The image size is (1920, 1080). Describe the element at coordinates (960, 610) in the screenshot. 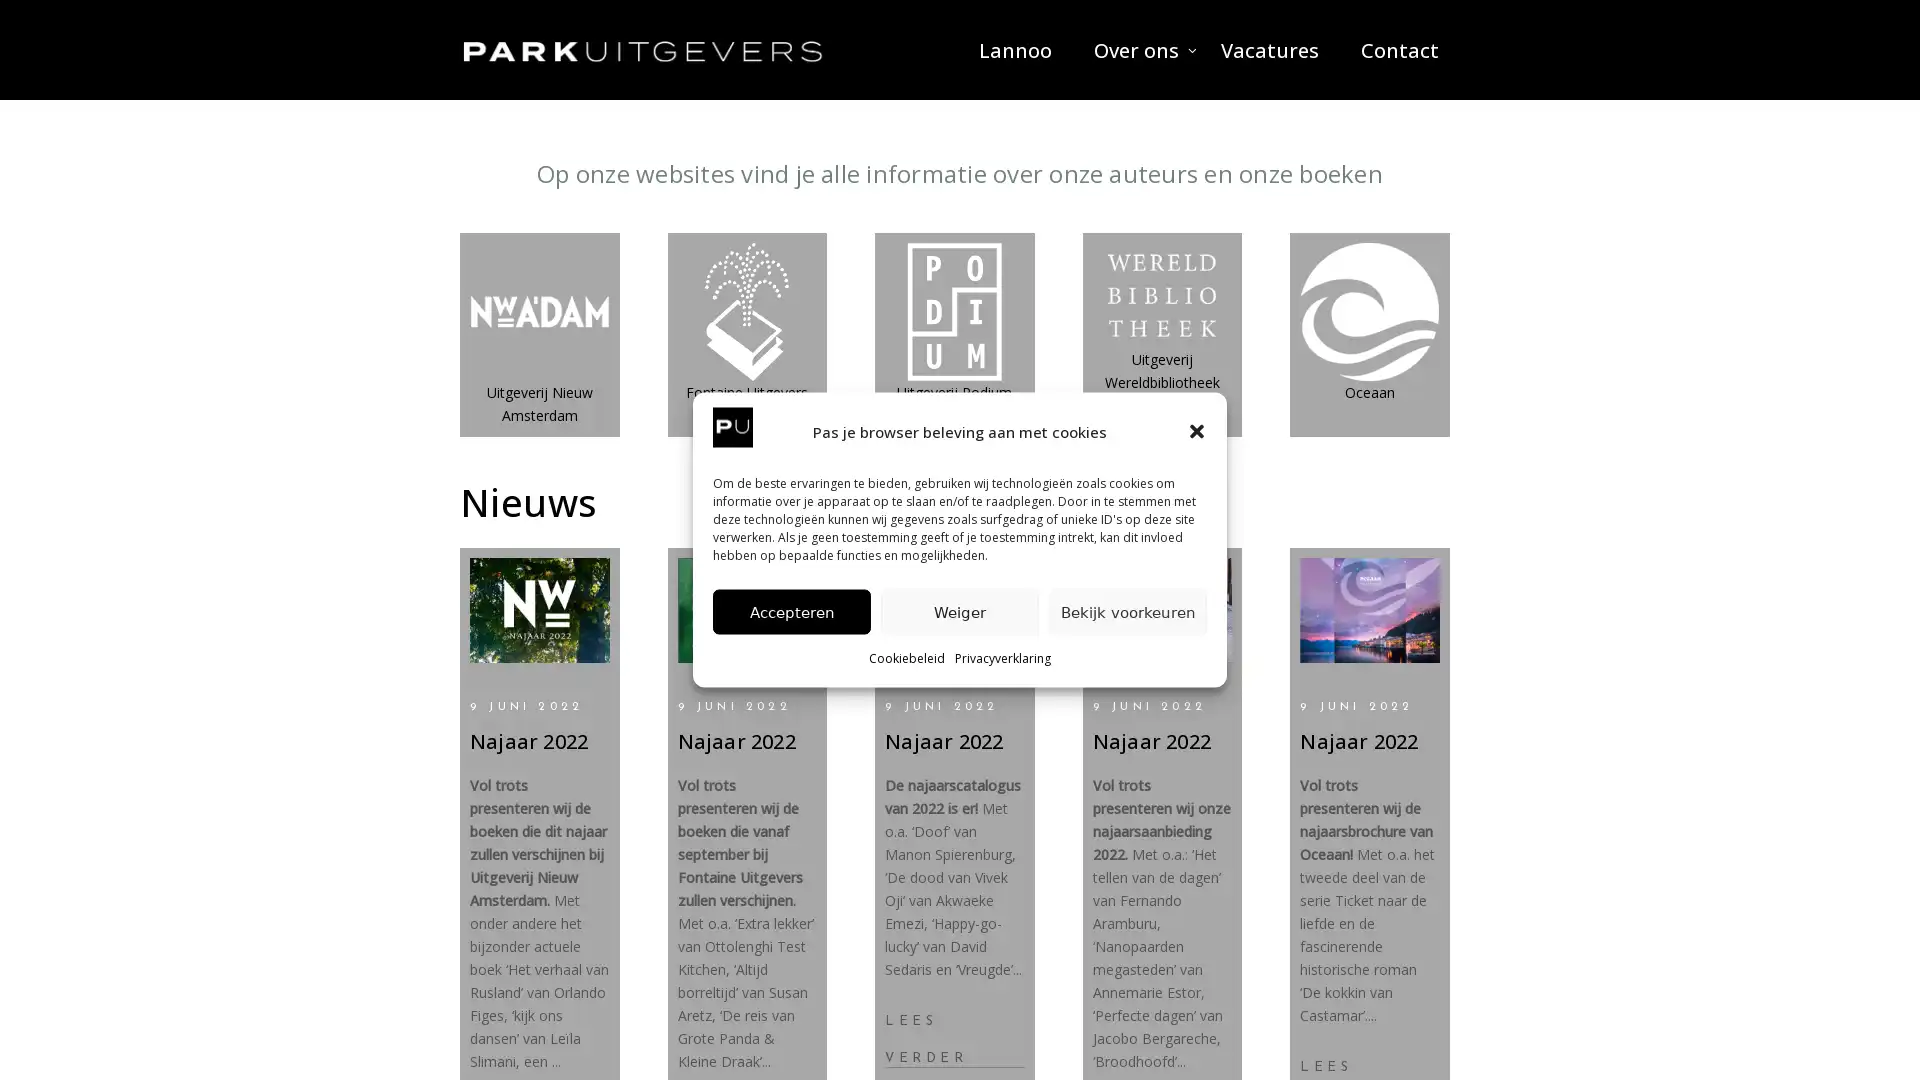

I see `Weiger` at that location.